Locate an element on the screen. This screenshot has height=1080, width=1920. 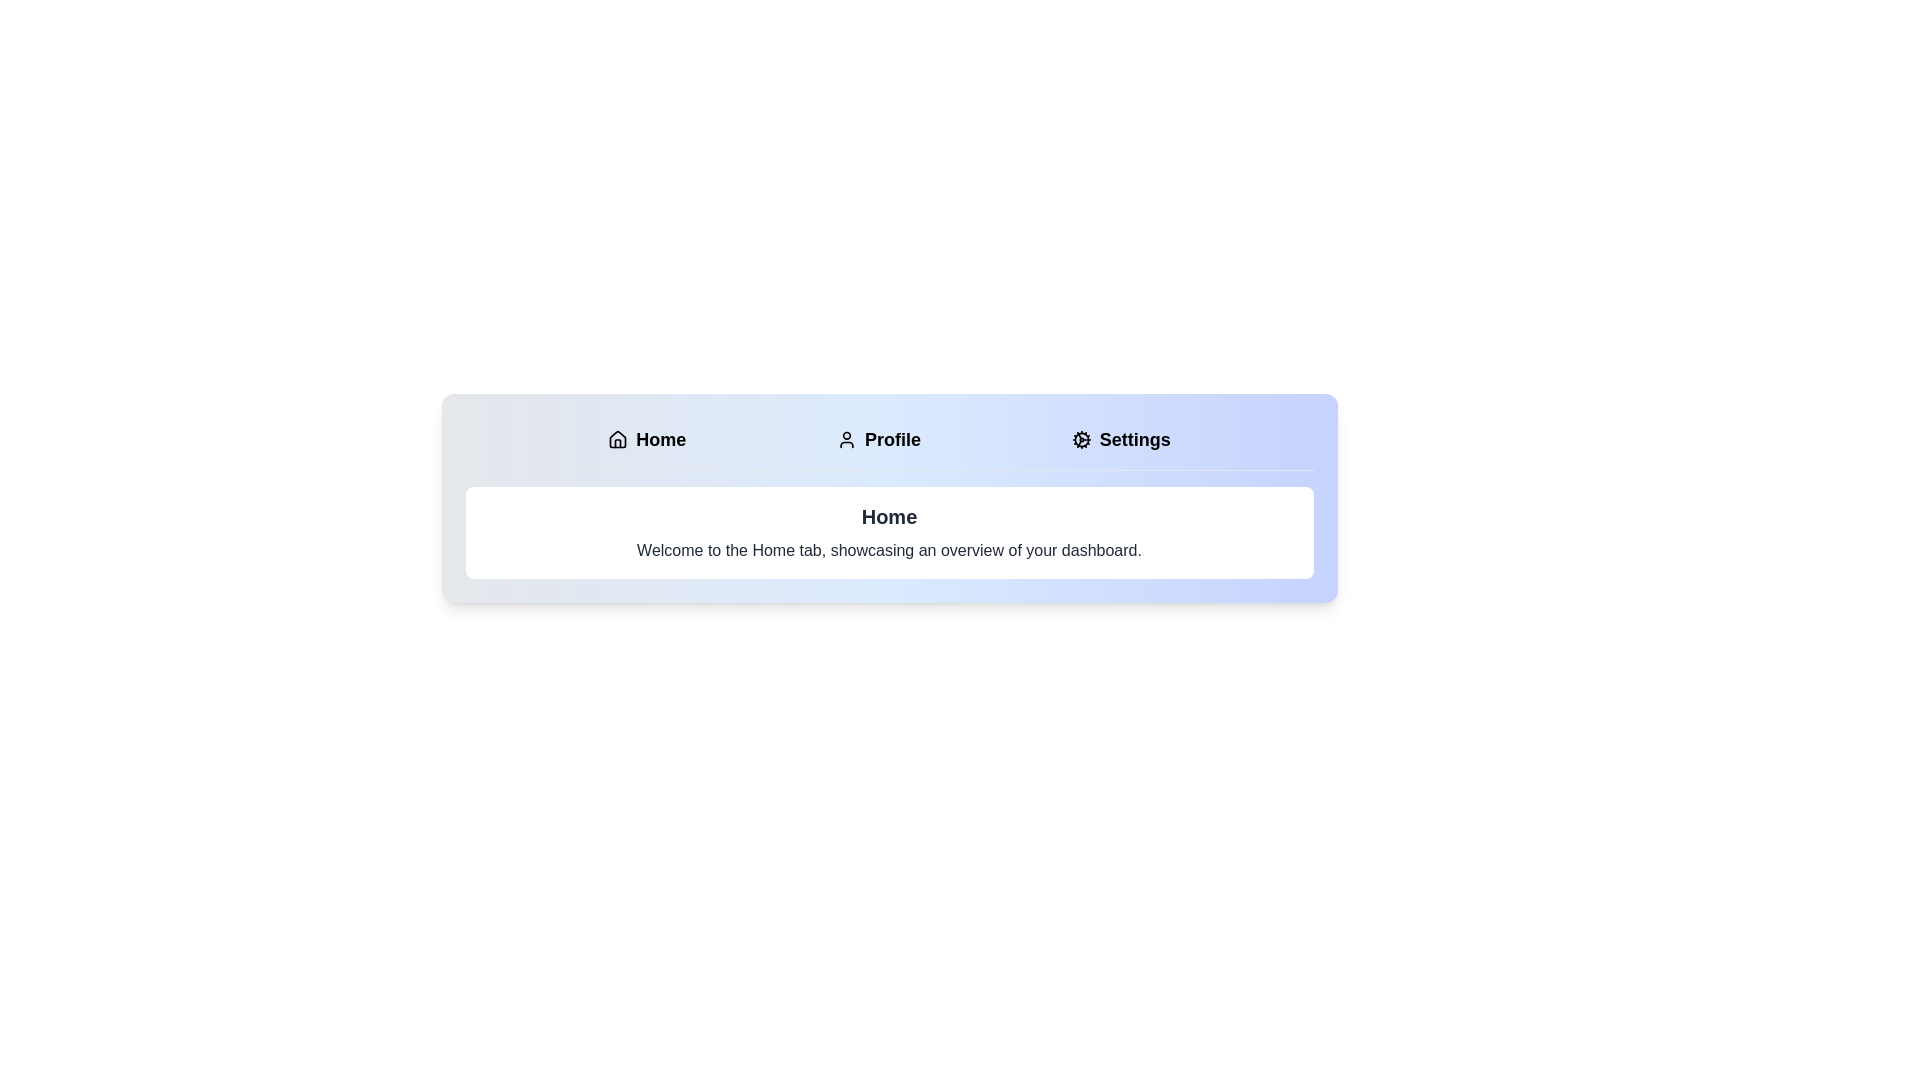
the 'Home' button is located at coordinates (647, 438).